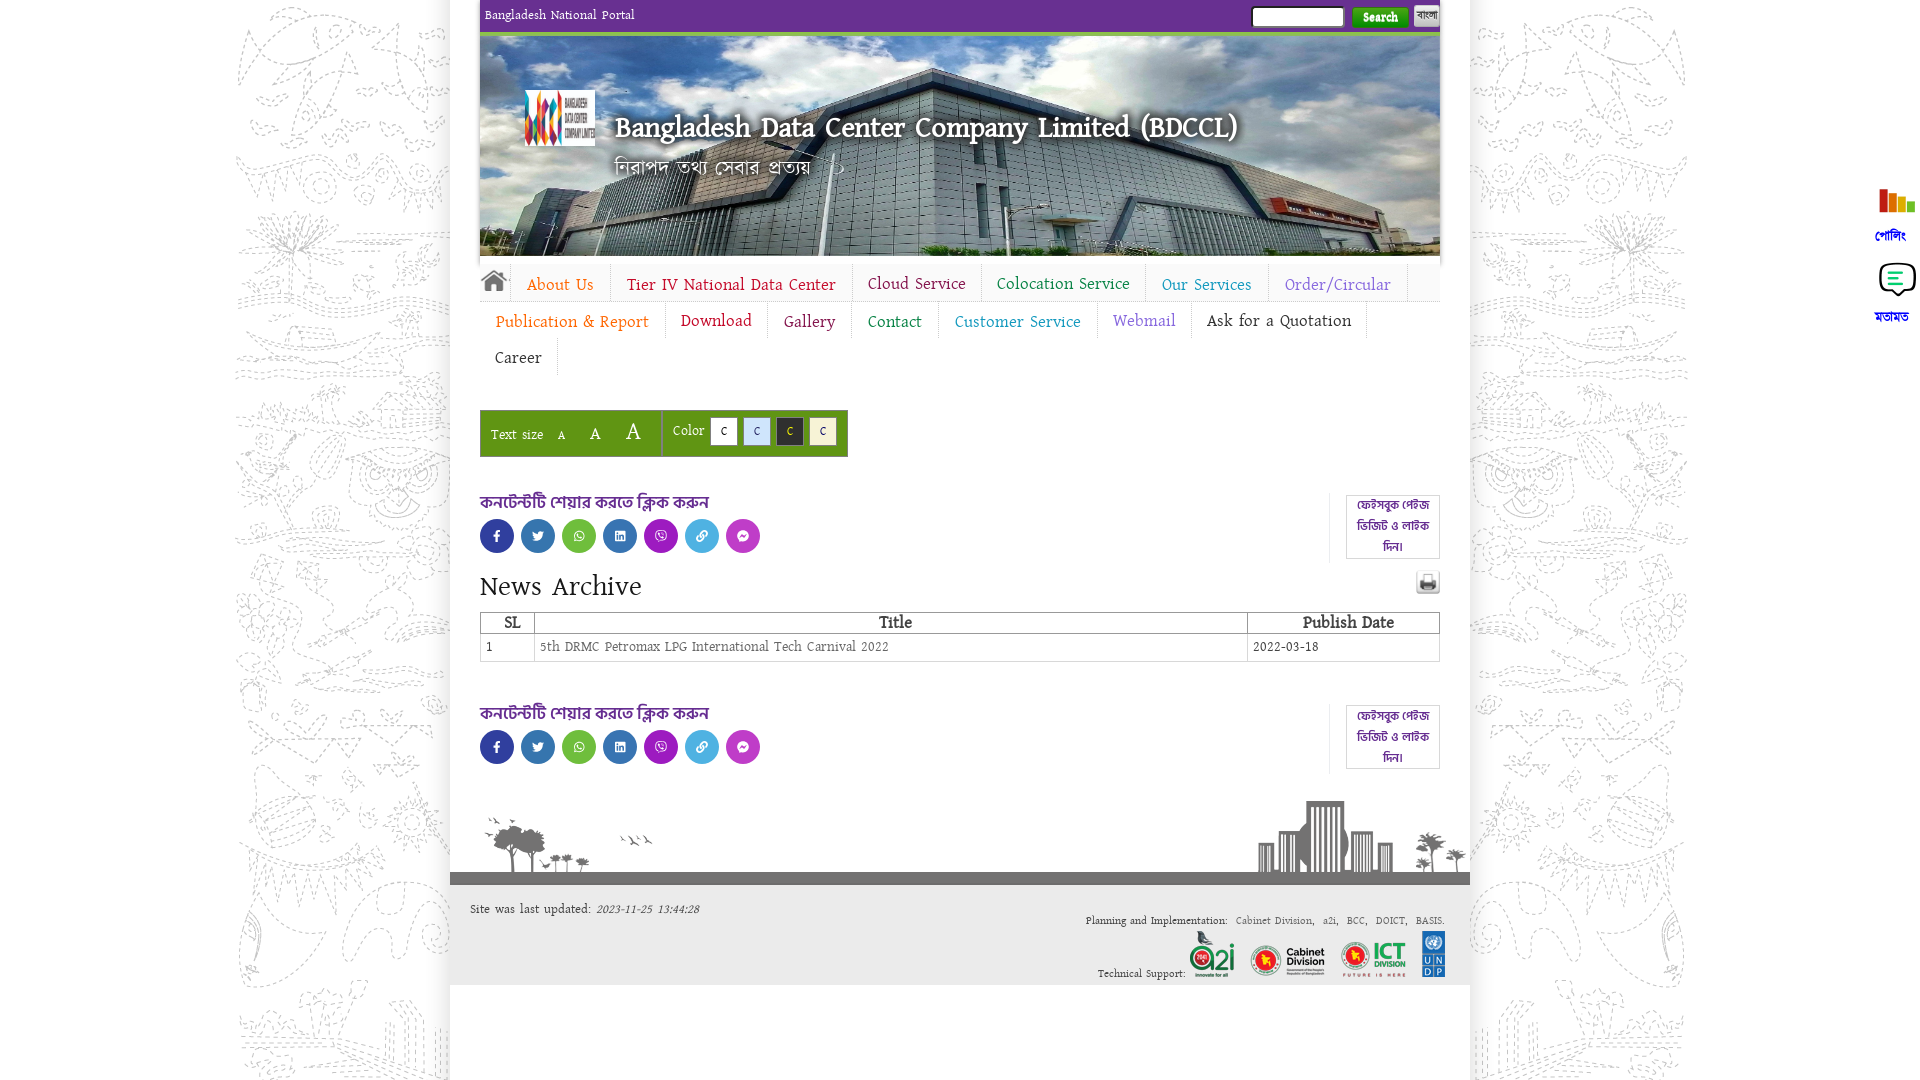 The width and height of the screenshot is (1920, 1080). I want to click on 'Contact', so click(893, 320).